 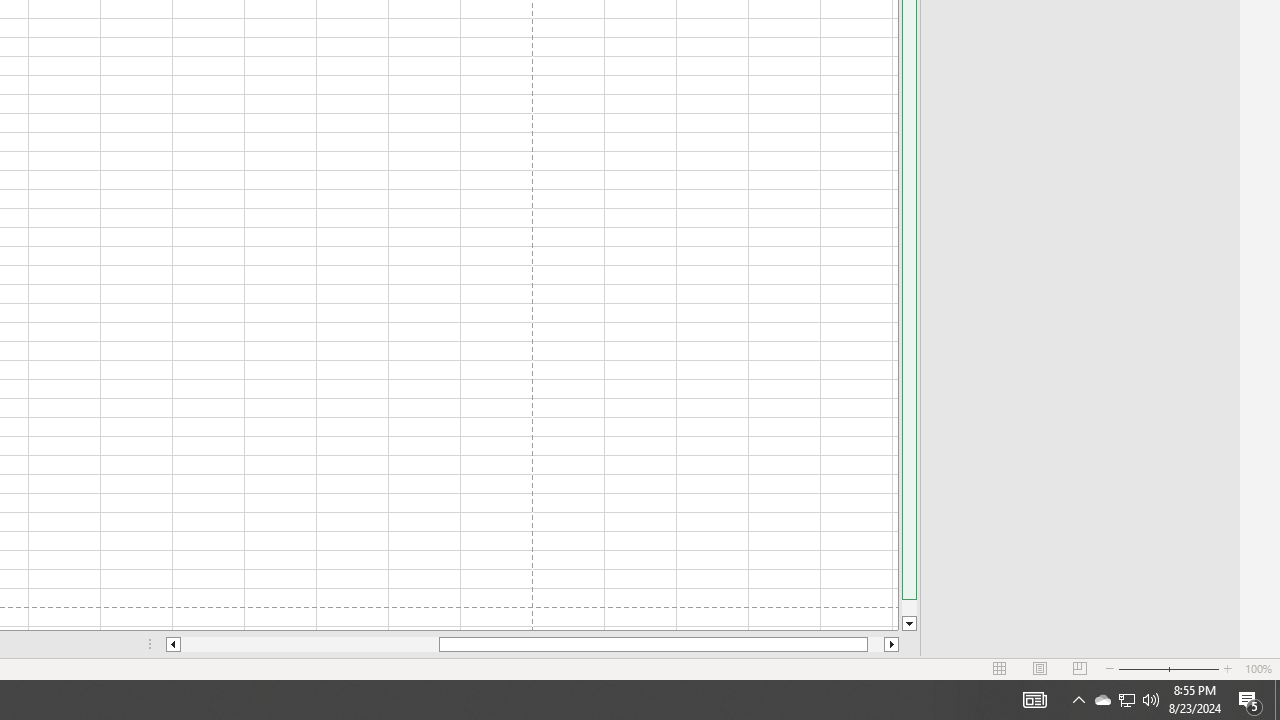 I want to click on 'Class: NetUIScrollBar', so click(x=532, y=644).